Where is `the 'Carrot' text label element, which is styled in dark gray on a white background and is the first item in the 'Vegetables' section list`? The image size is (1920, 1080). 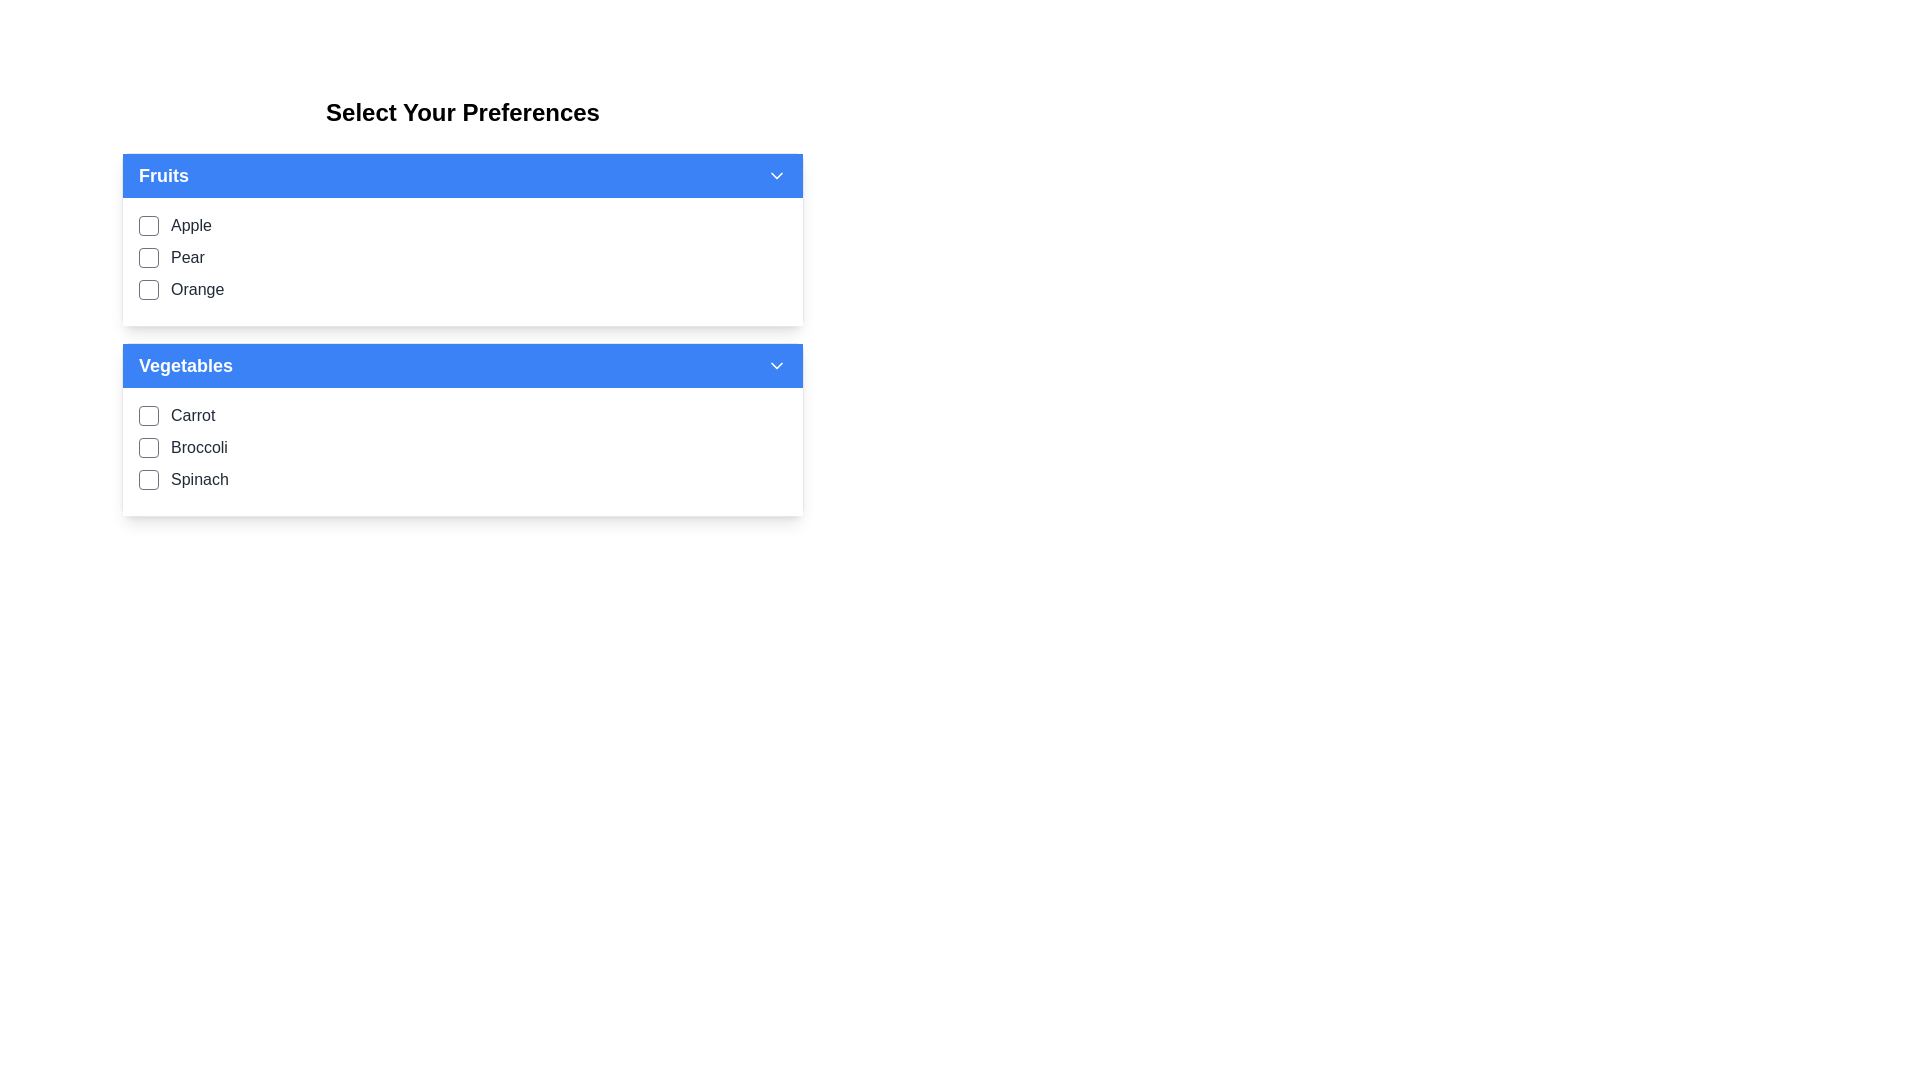
the 'Carrot' text label element, which is styled in dark gray on a white background and is the first item in the 'Vegetables' section list is located at coordinates (193, 415).